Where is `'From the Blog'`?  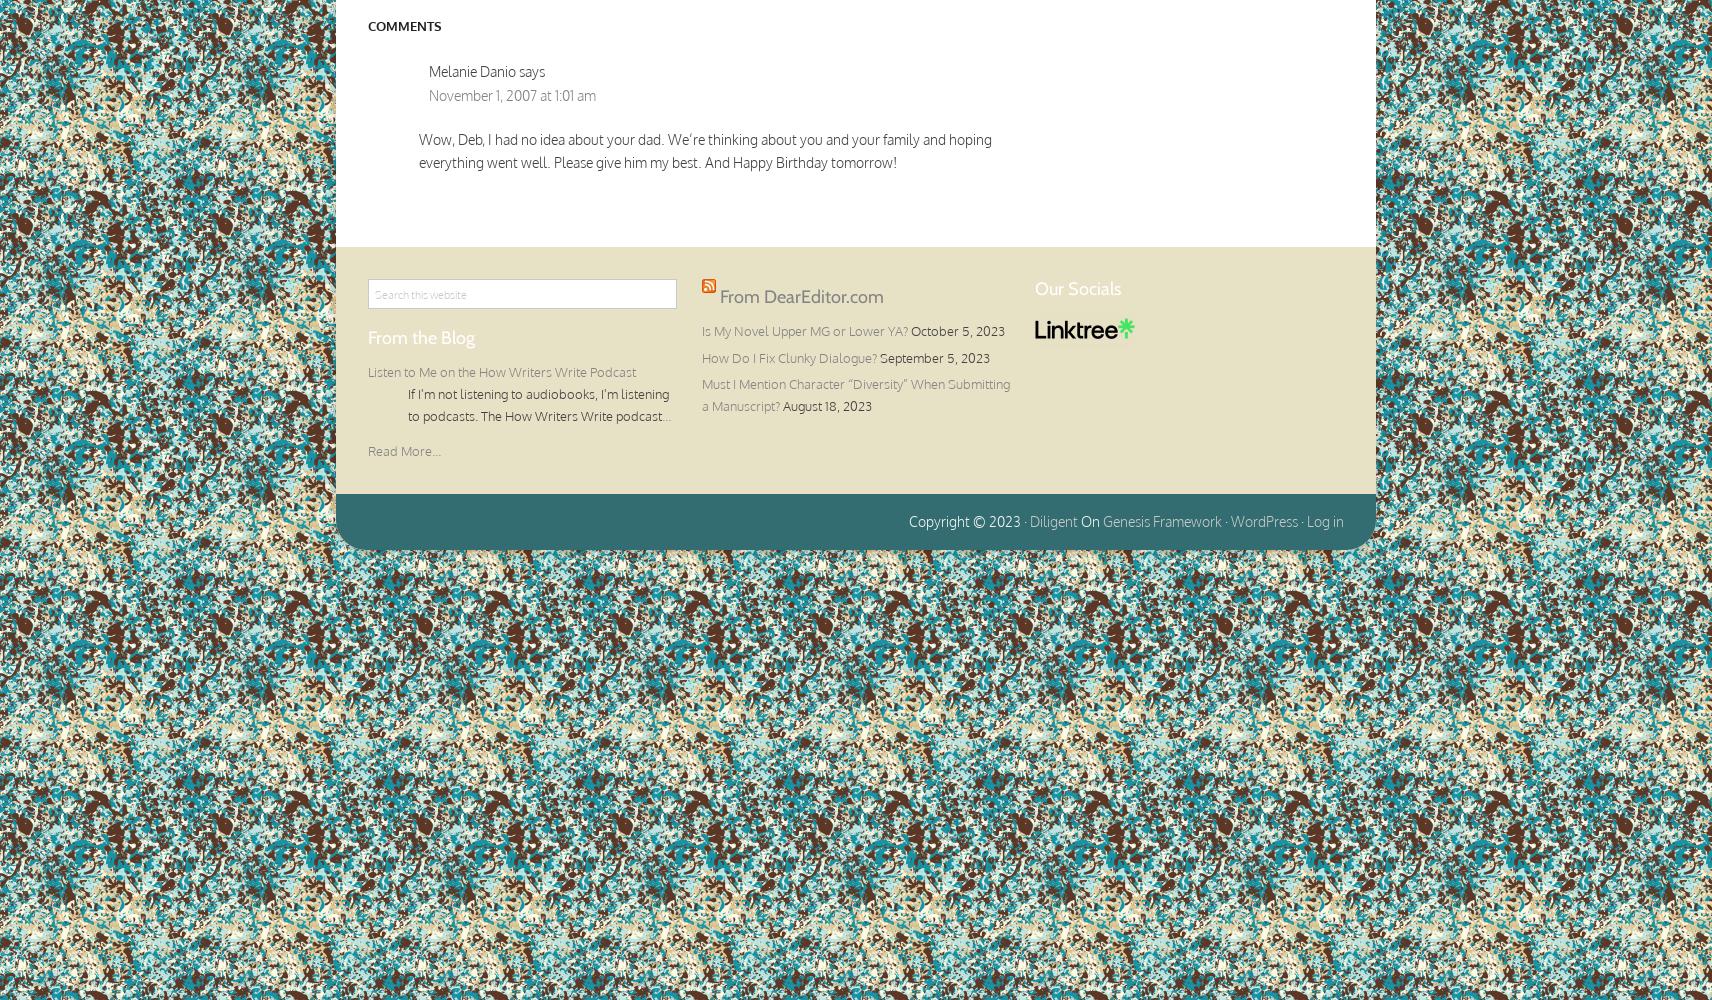 'From the Blog' is located at coordinates (368, 337).